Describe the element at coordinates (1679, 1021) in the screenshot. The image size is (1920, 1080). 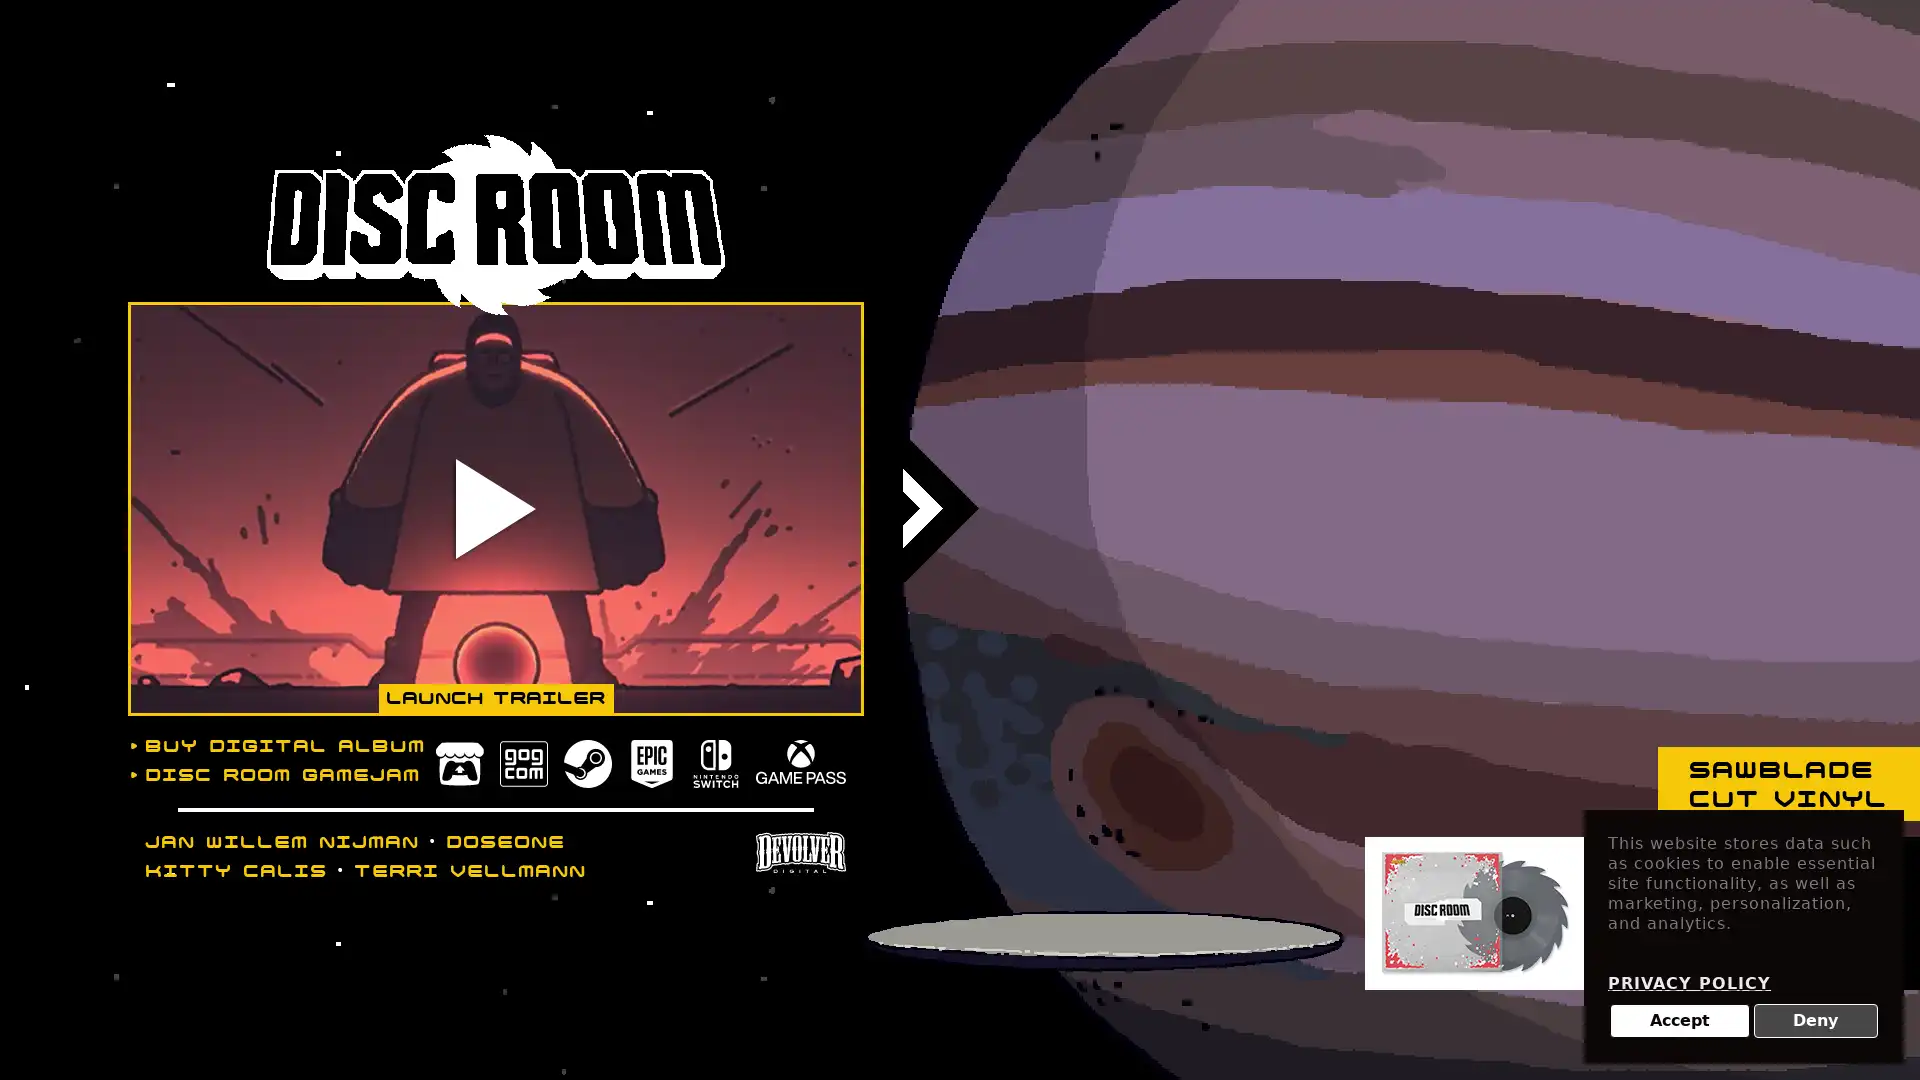
I see `Accept` at that location.